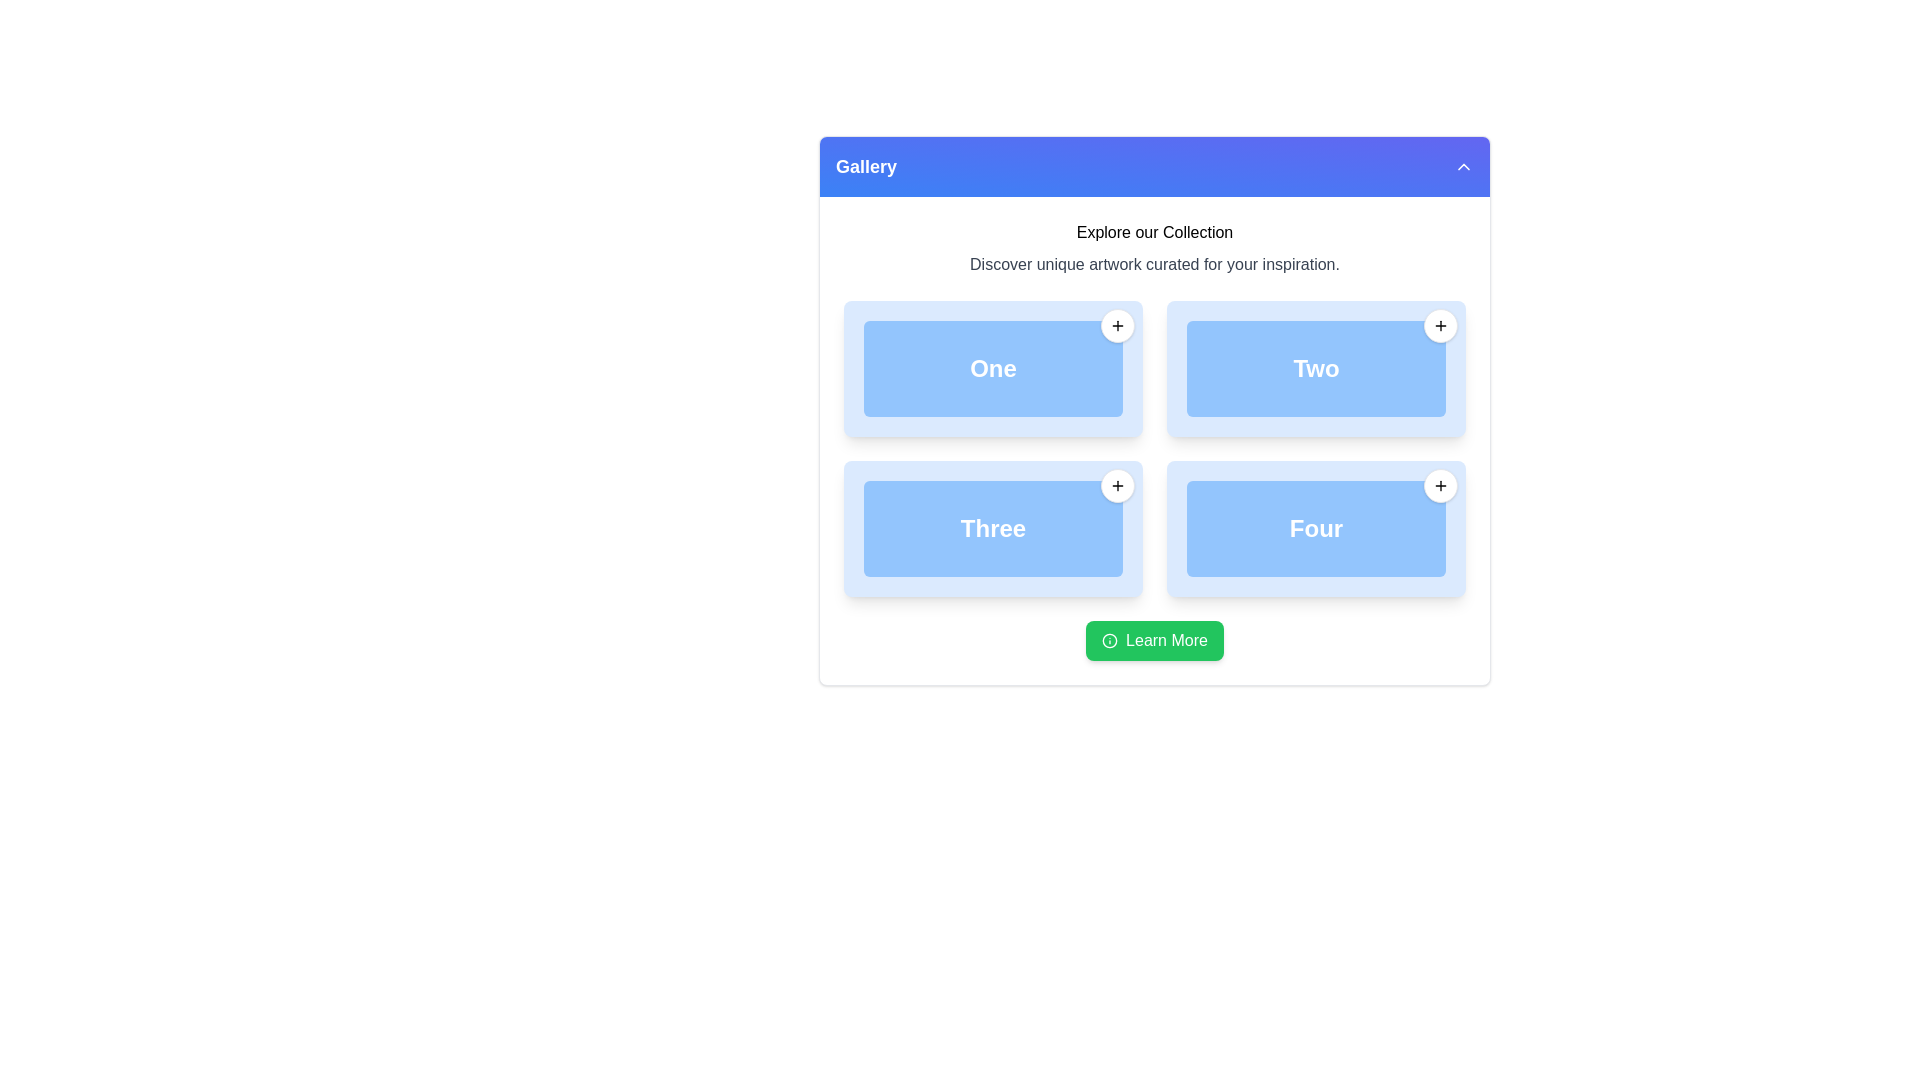 The height and width of the screenshot is (1080, 1920). I want to click on the circular icon with an information symbol inside a green 'Learn More' button located at the bottom center of the interface, so click(1109, 640).